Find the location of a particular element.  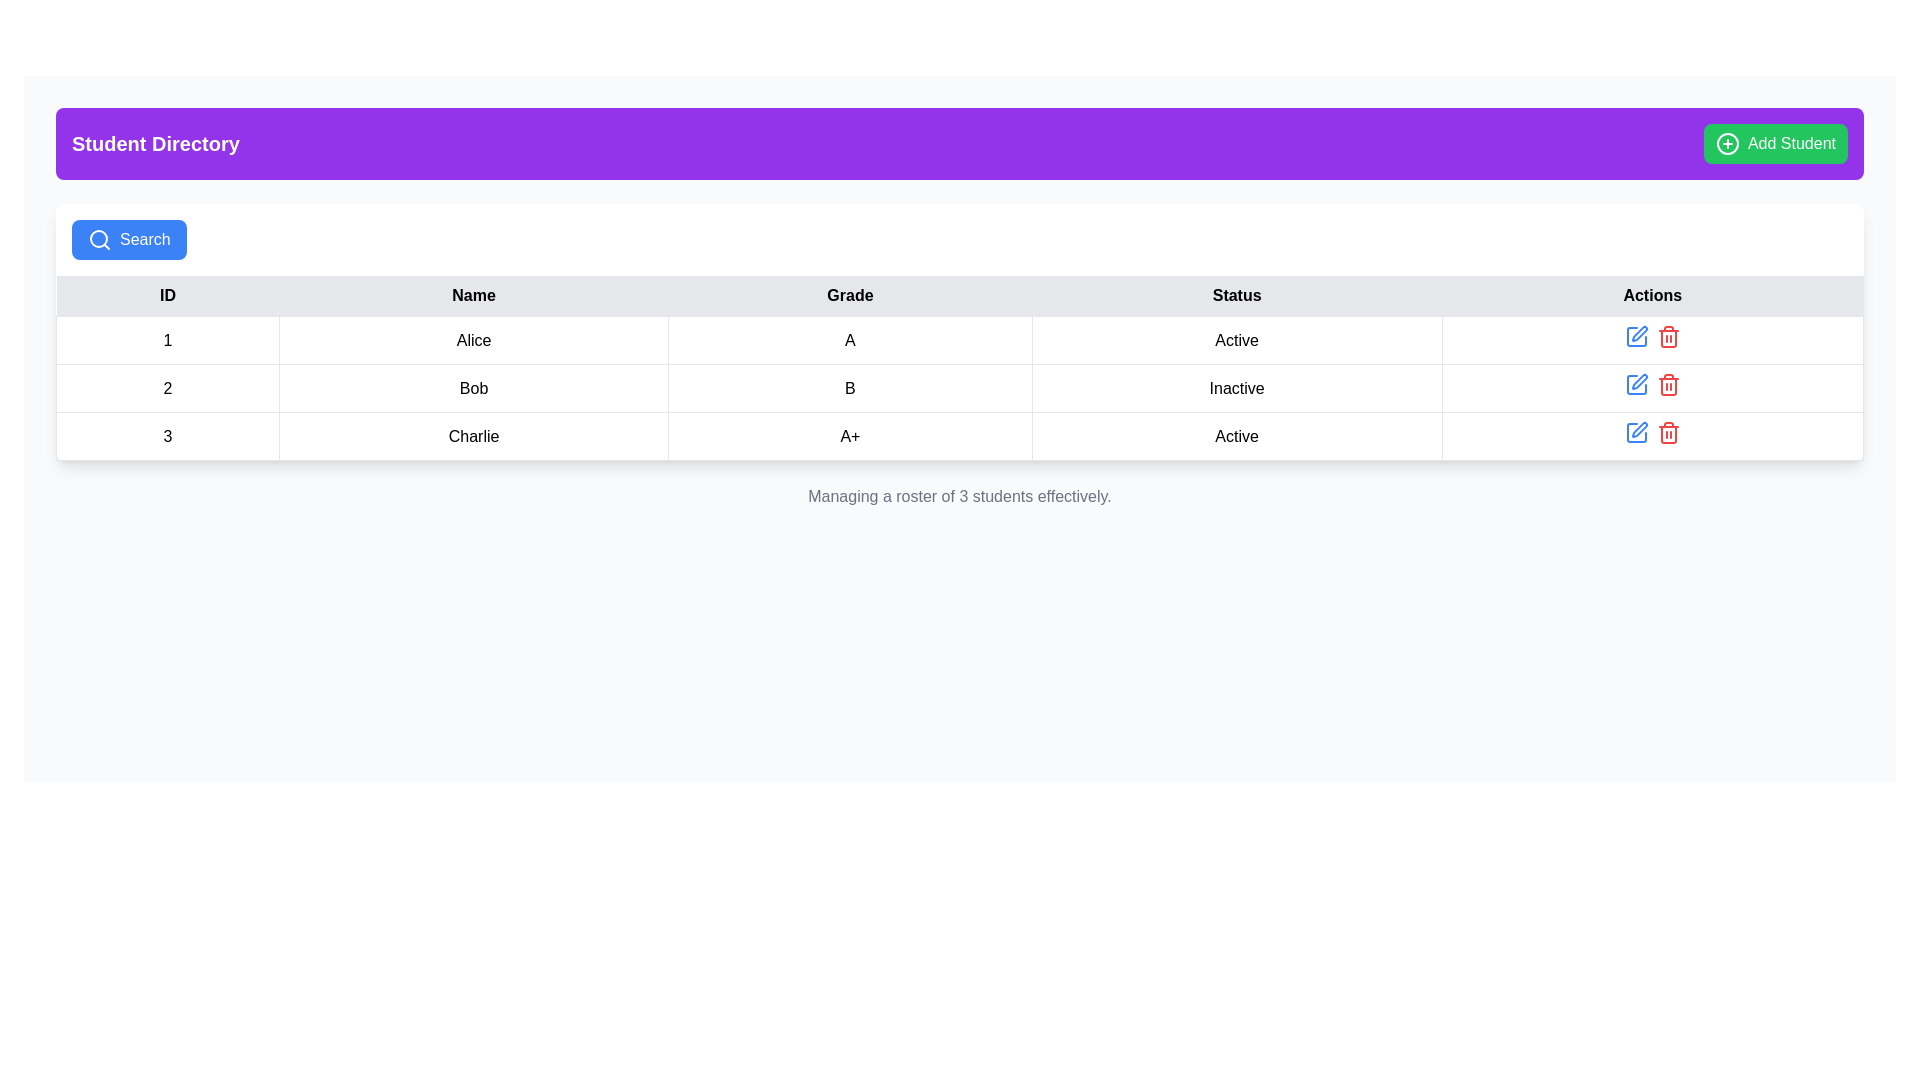

the icon button resembling a pen drawing a square, located in the 'Actions' column of the third row in the table under 'Student Directory' is located at coordinates (1639, 428).